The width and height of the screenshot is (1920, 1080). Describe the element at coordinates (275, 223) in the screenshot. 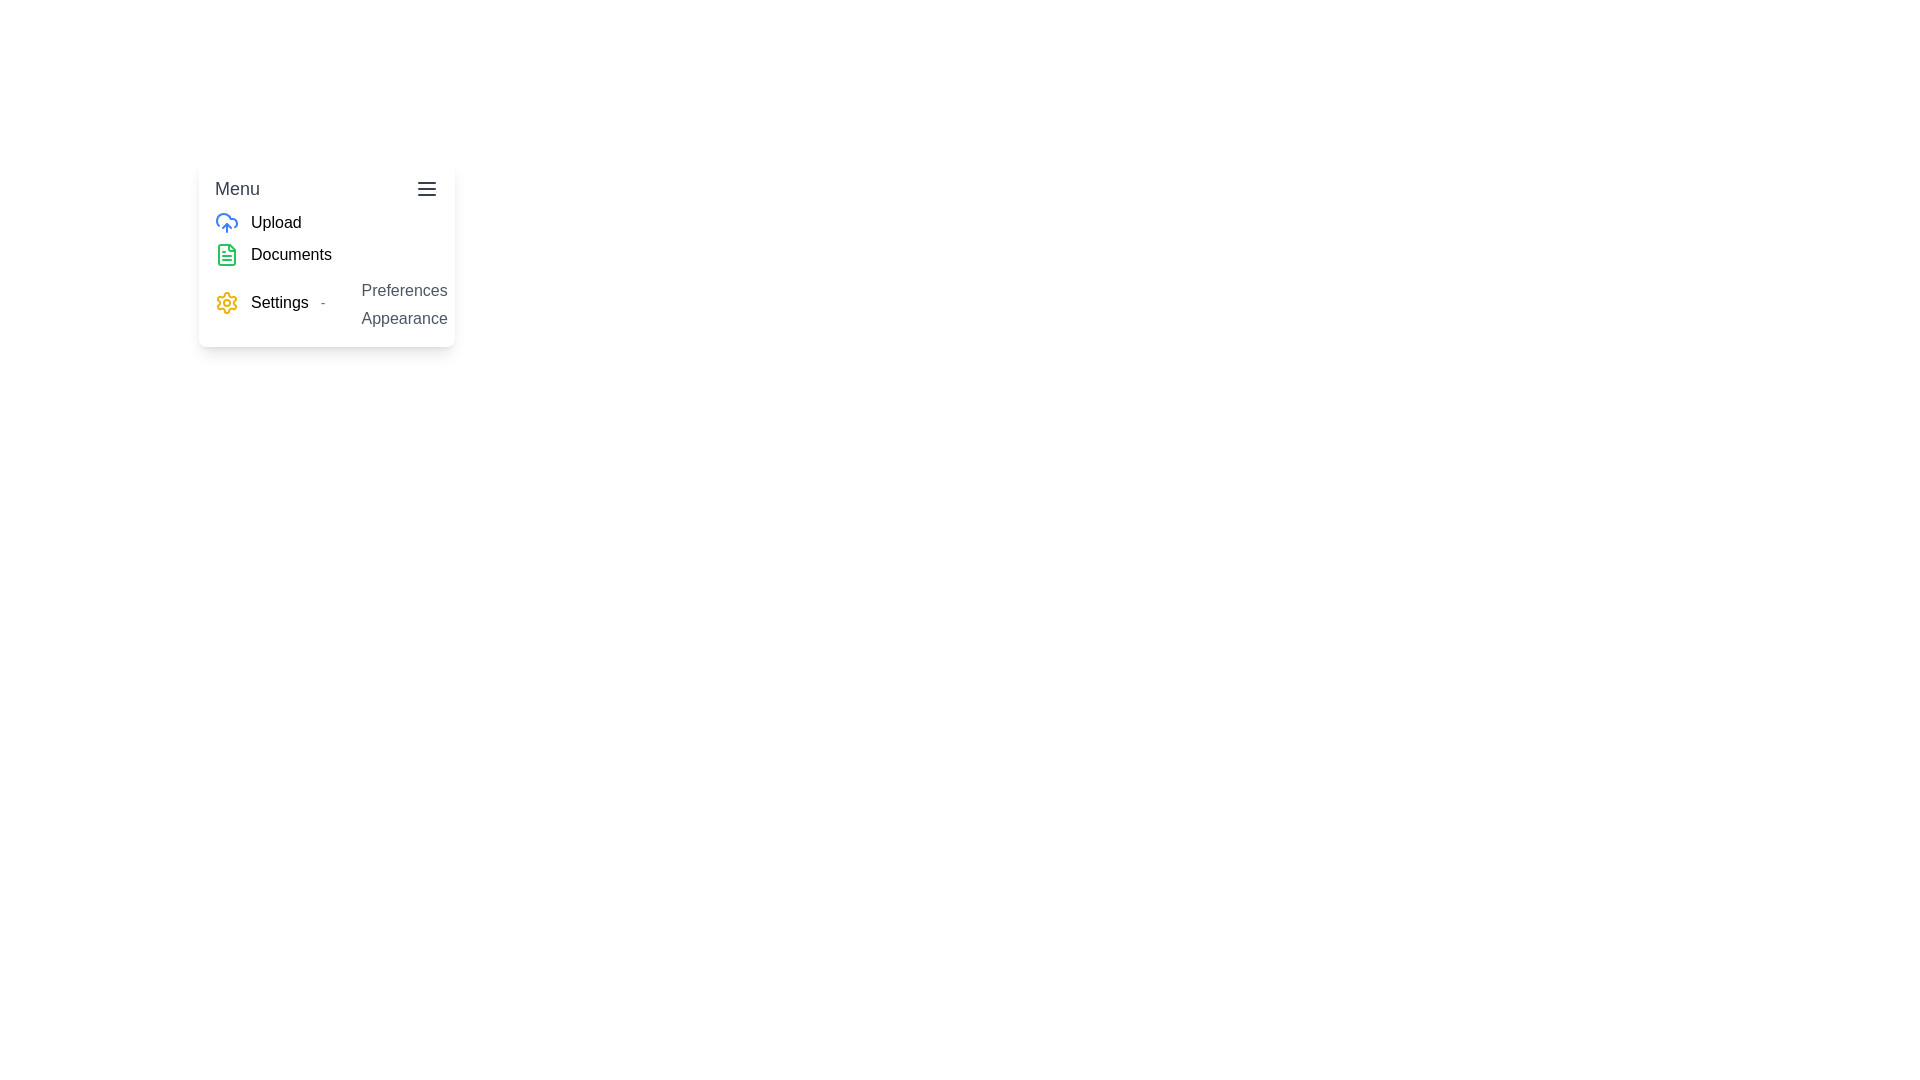

I see `the Text label that serves as a menu option for navigating to the upload feature located beneath the 'Menu' label in the top-left quadrant of the interface` at that location.